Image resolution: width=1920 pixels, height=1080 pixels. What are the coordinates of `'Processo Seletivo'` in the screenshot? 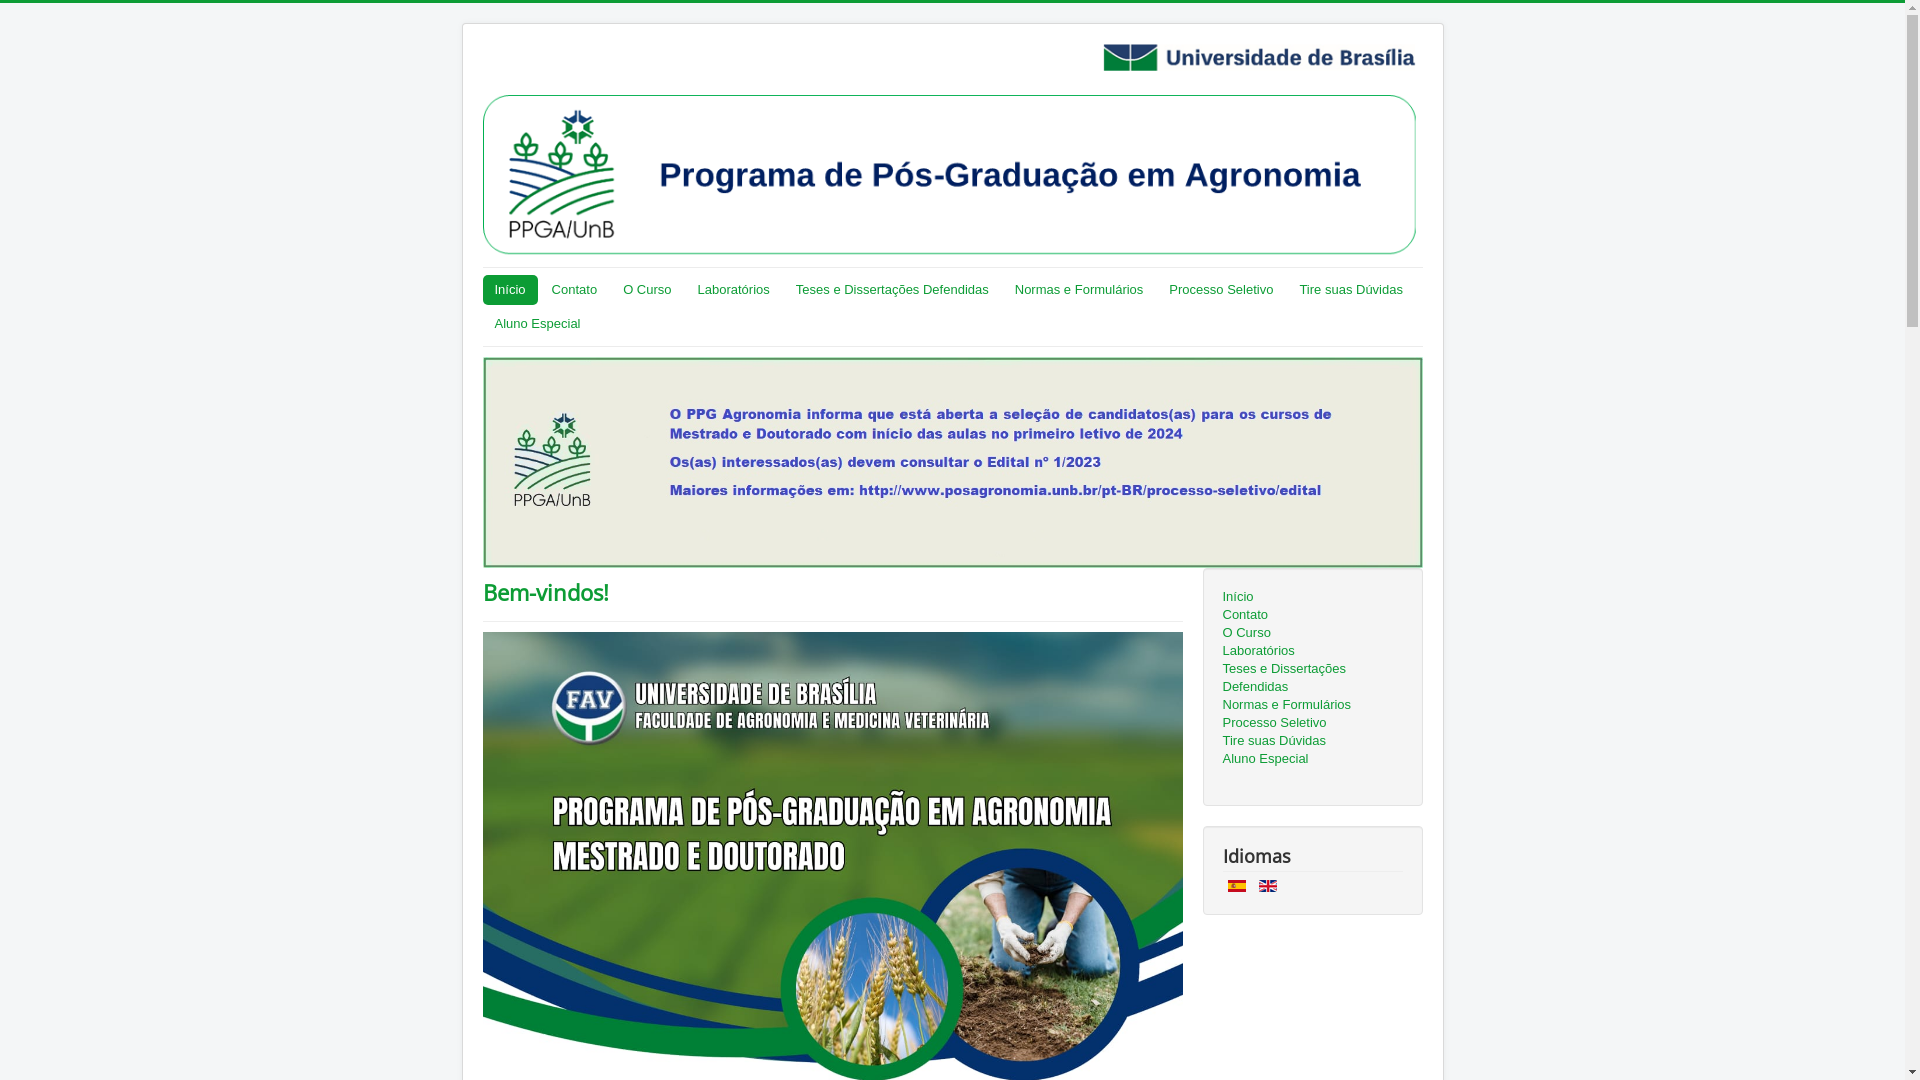 It's located at (1311, 722).